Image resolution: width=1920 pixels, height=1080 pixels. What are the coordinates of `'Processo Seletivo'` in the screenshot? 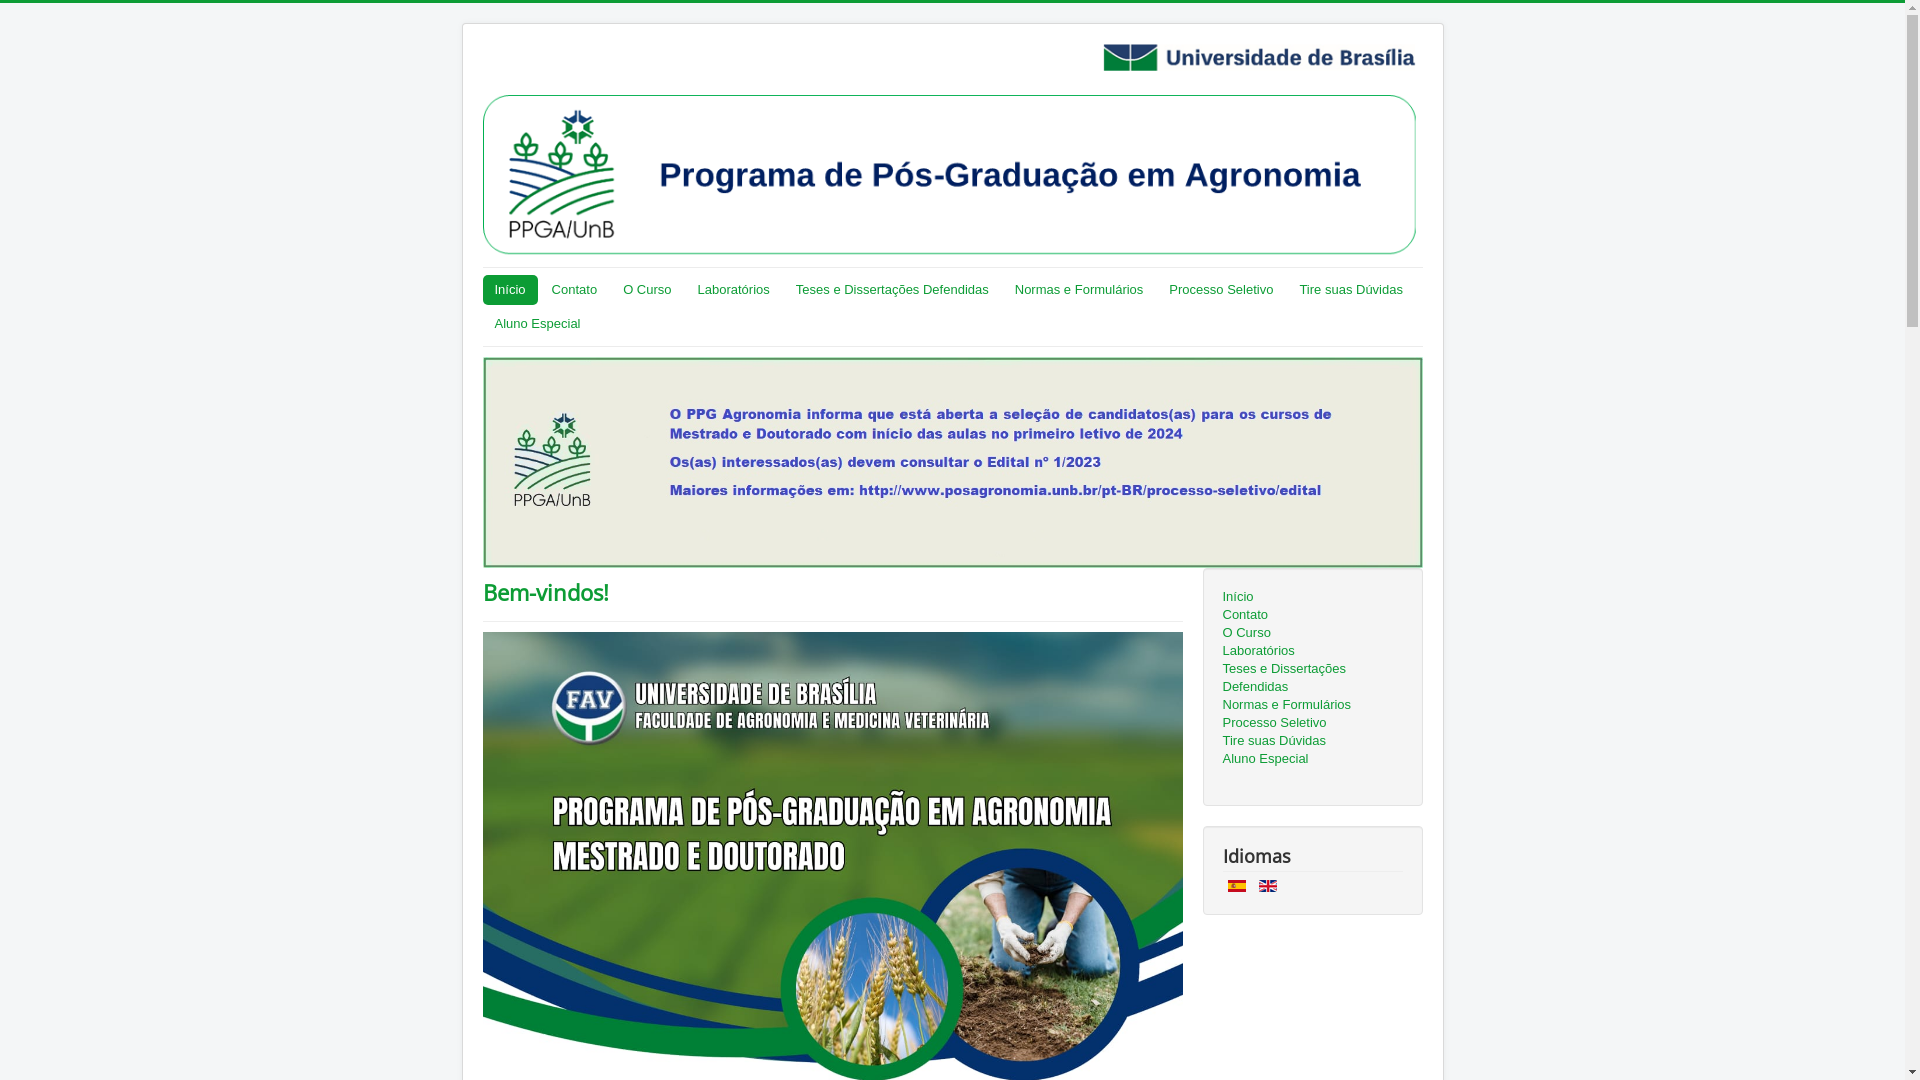 It's located at (1311, 722).